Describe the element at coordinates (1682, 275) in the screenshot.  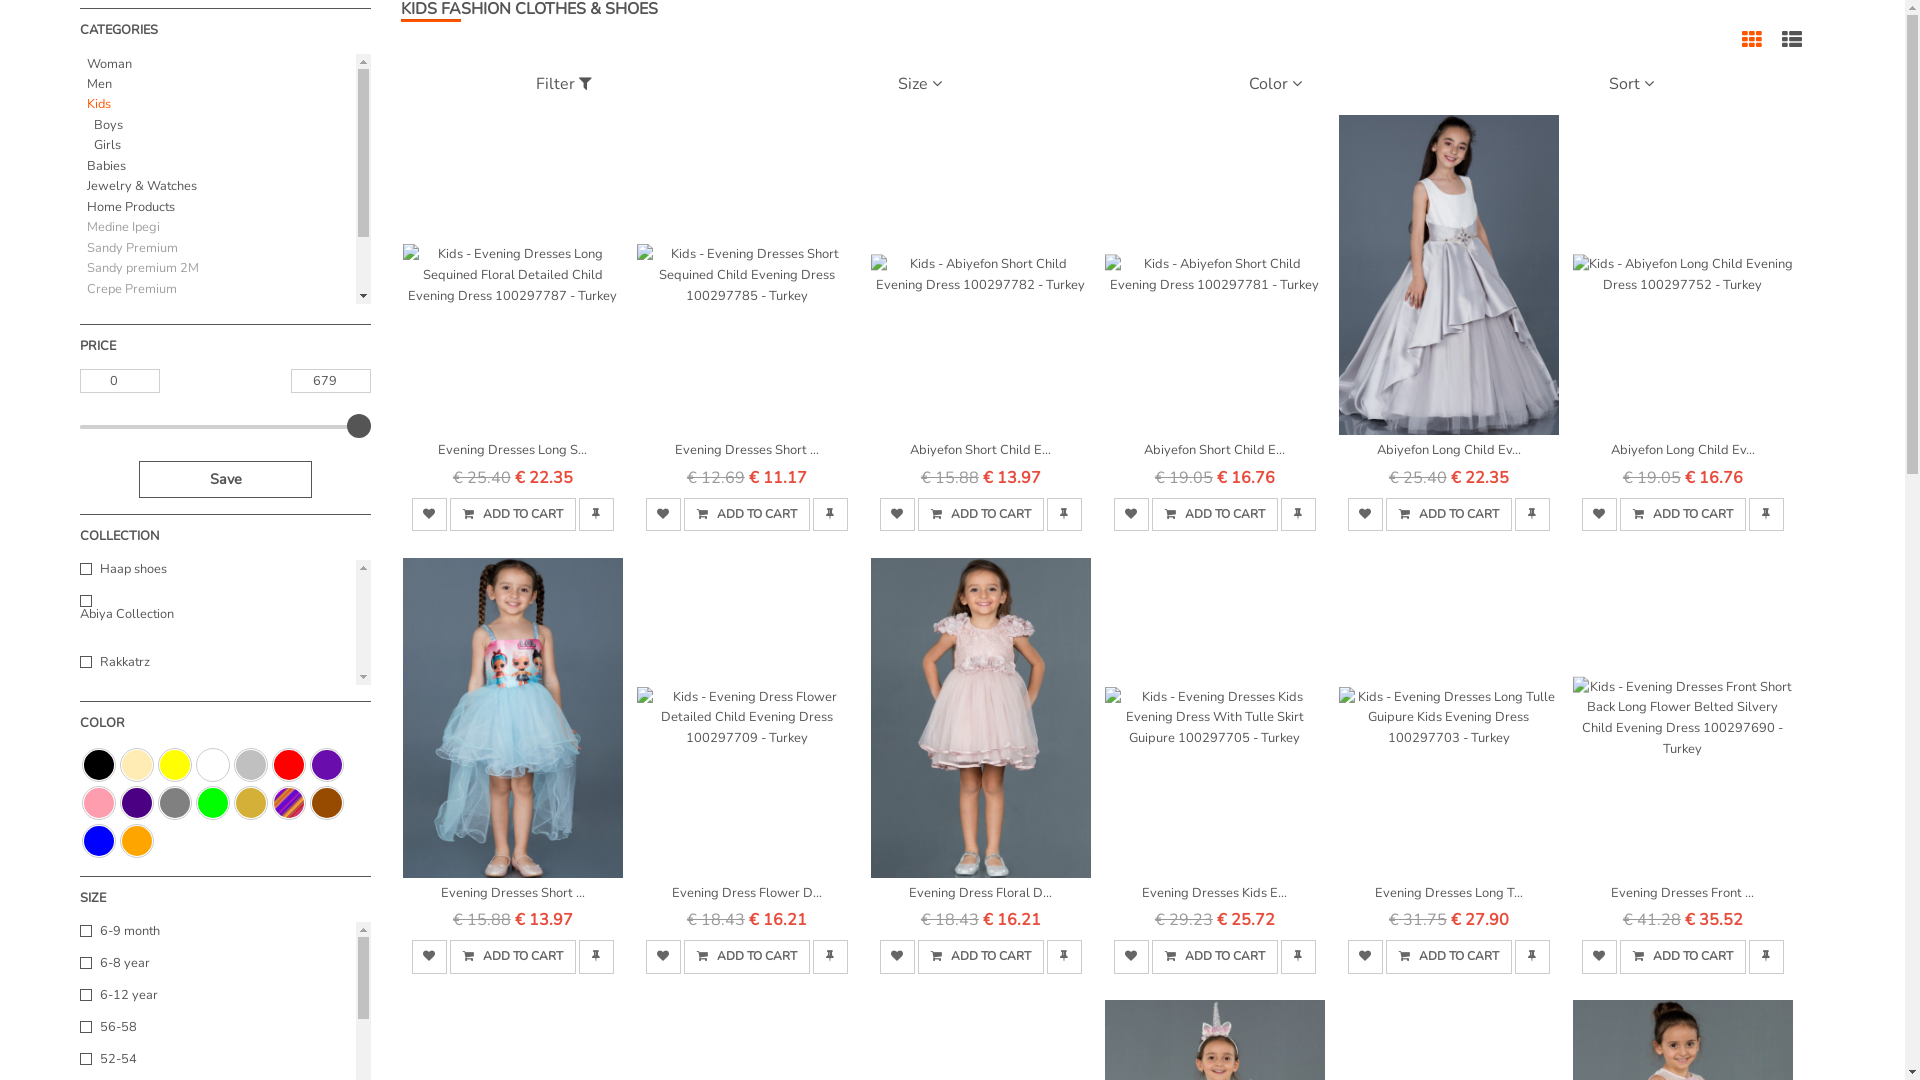
I see `'Kids - Abiyefon Long Child Evening Dress 100297752 - Turkey'` at that location.